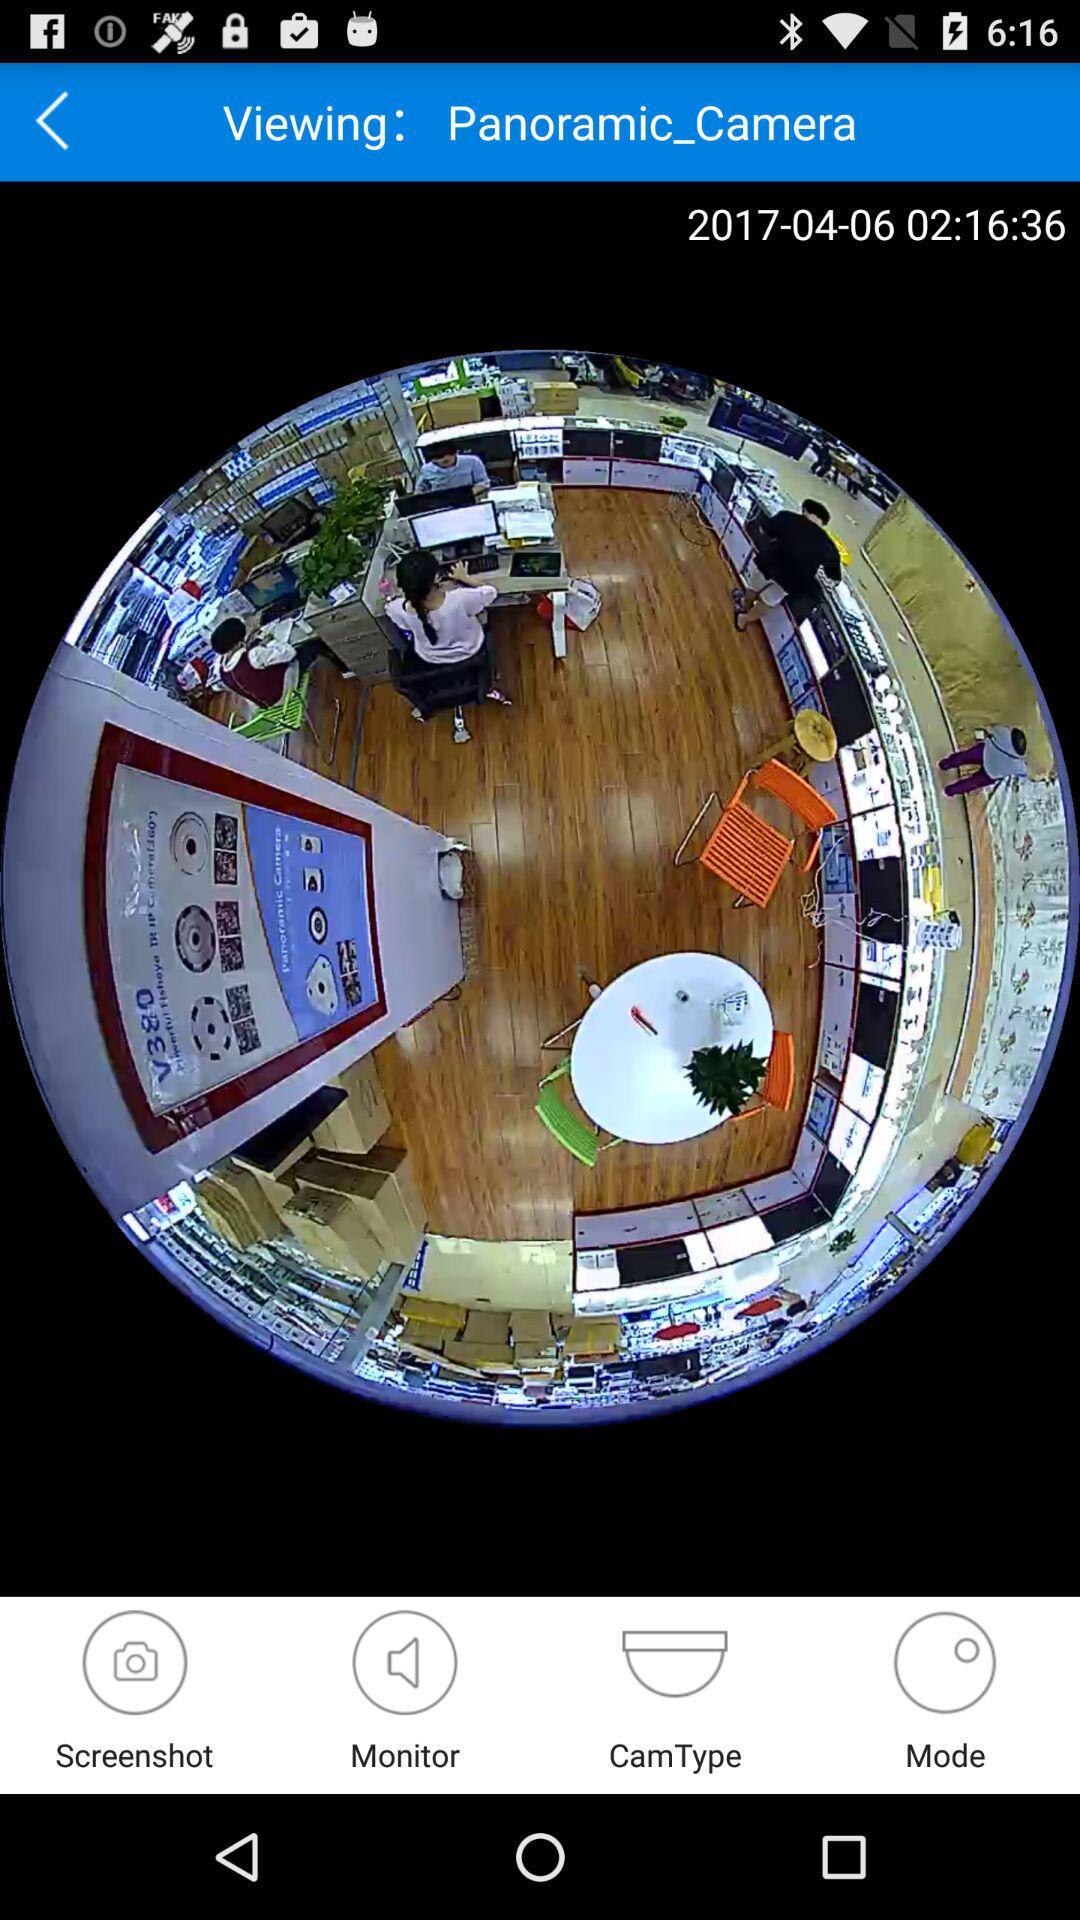 Image resolution: width=1080 pixels, height=1920 pixels. What do you see at coordinates (945, 1662) in the screenshot?
I see `switch mode option` at bounding box center [945, 1662].